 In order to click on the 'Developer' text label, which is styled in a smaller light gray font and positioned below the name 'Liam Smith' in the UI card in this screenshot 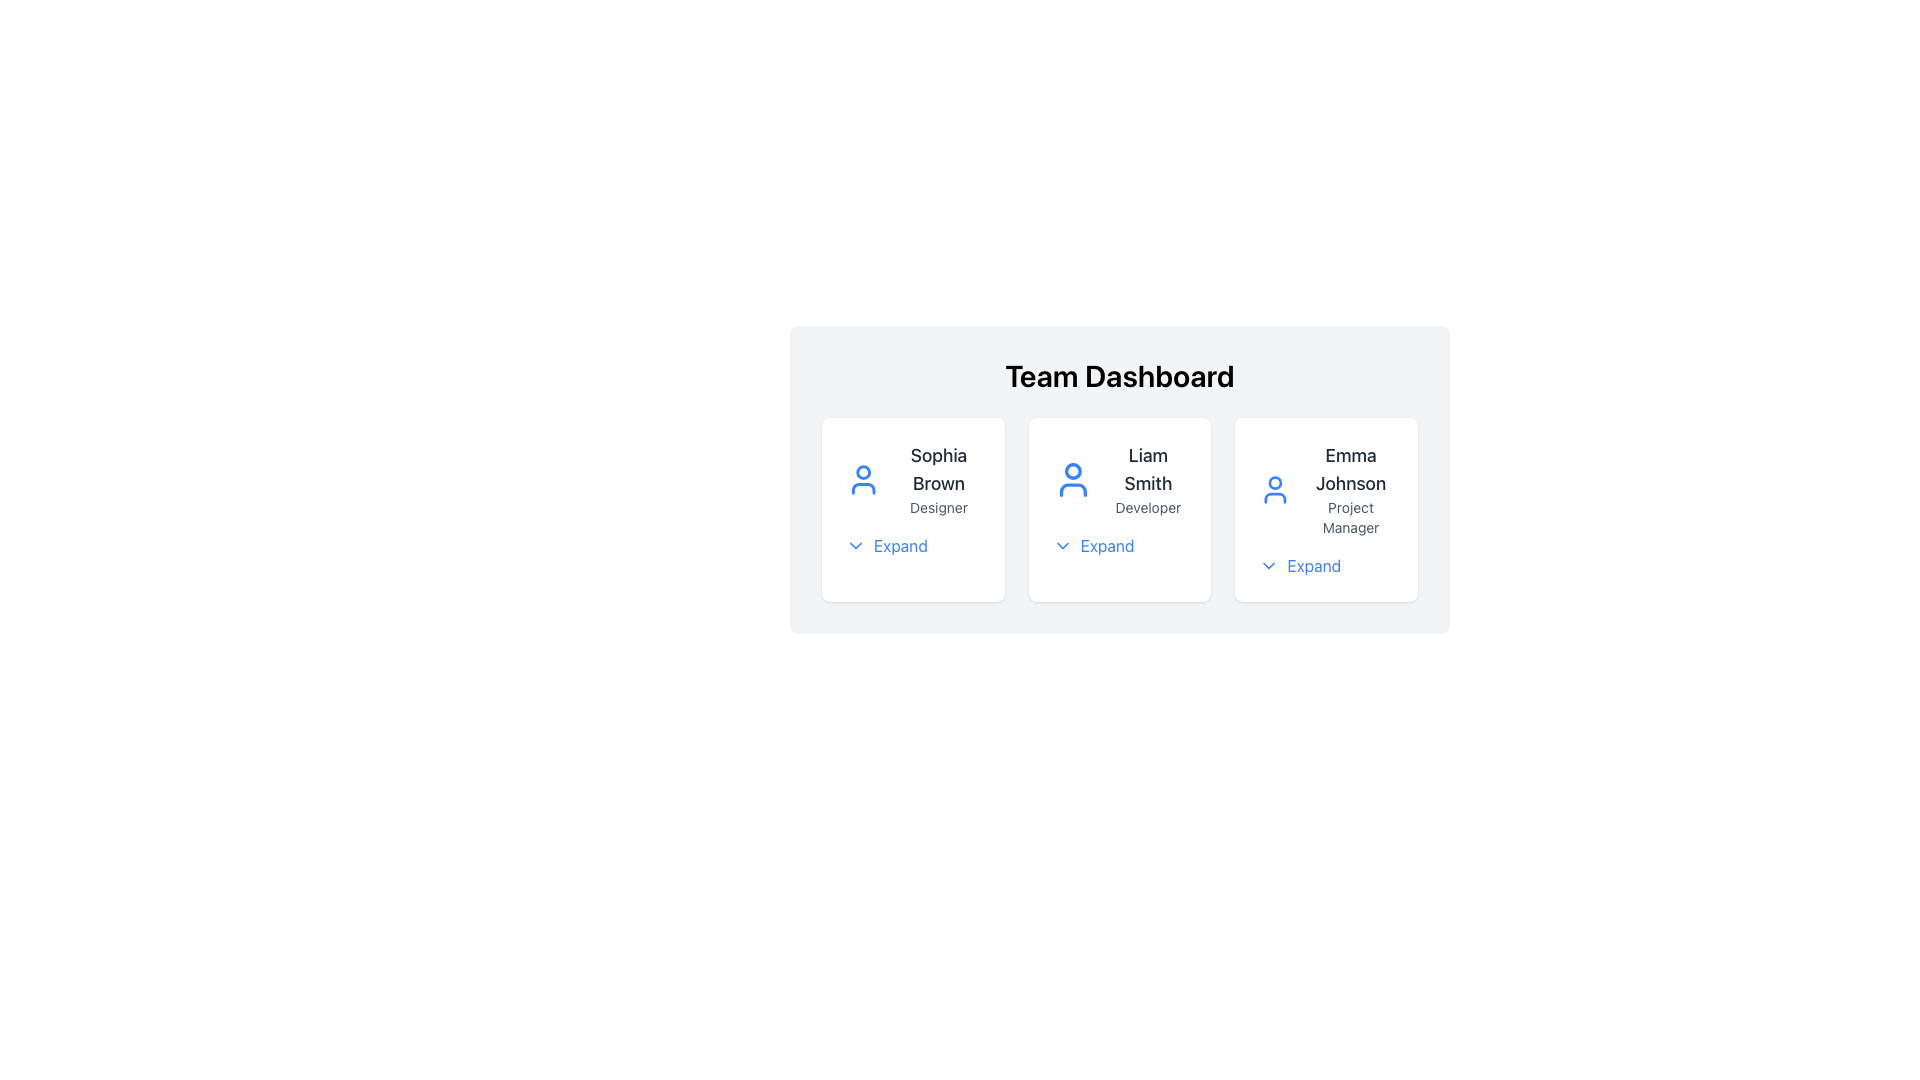, I will do `click(1148, 507)`.